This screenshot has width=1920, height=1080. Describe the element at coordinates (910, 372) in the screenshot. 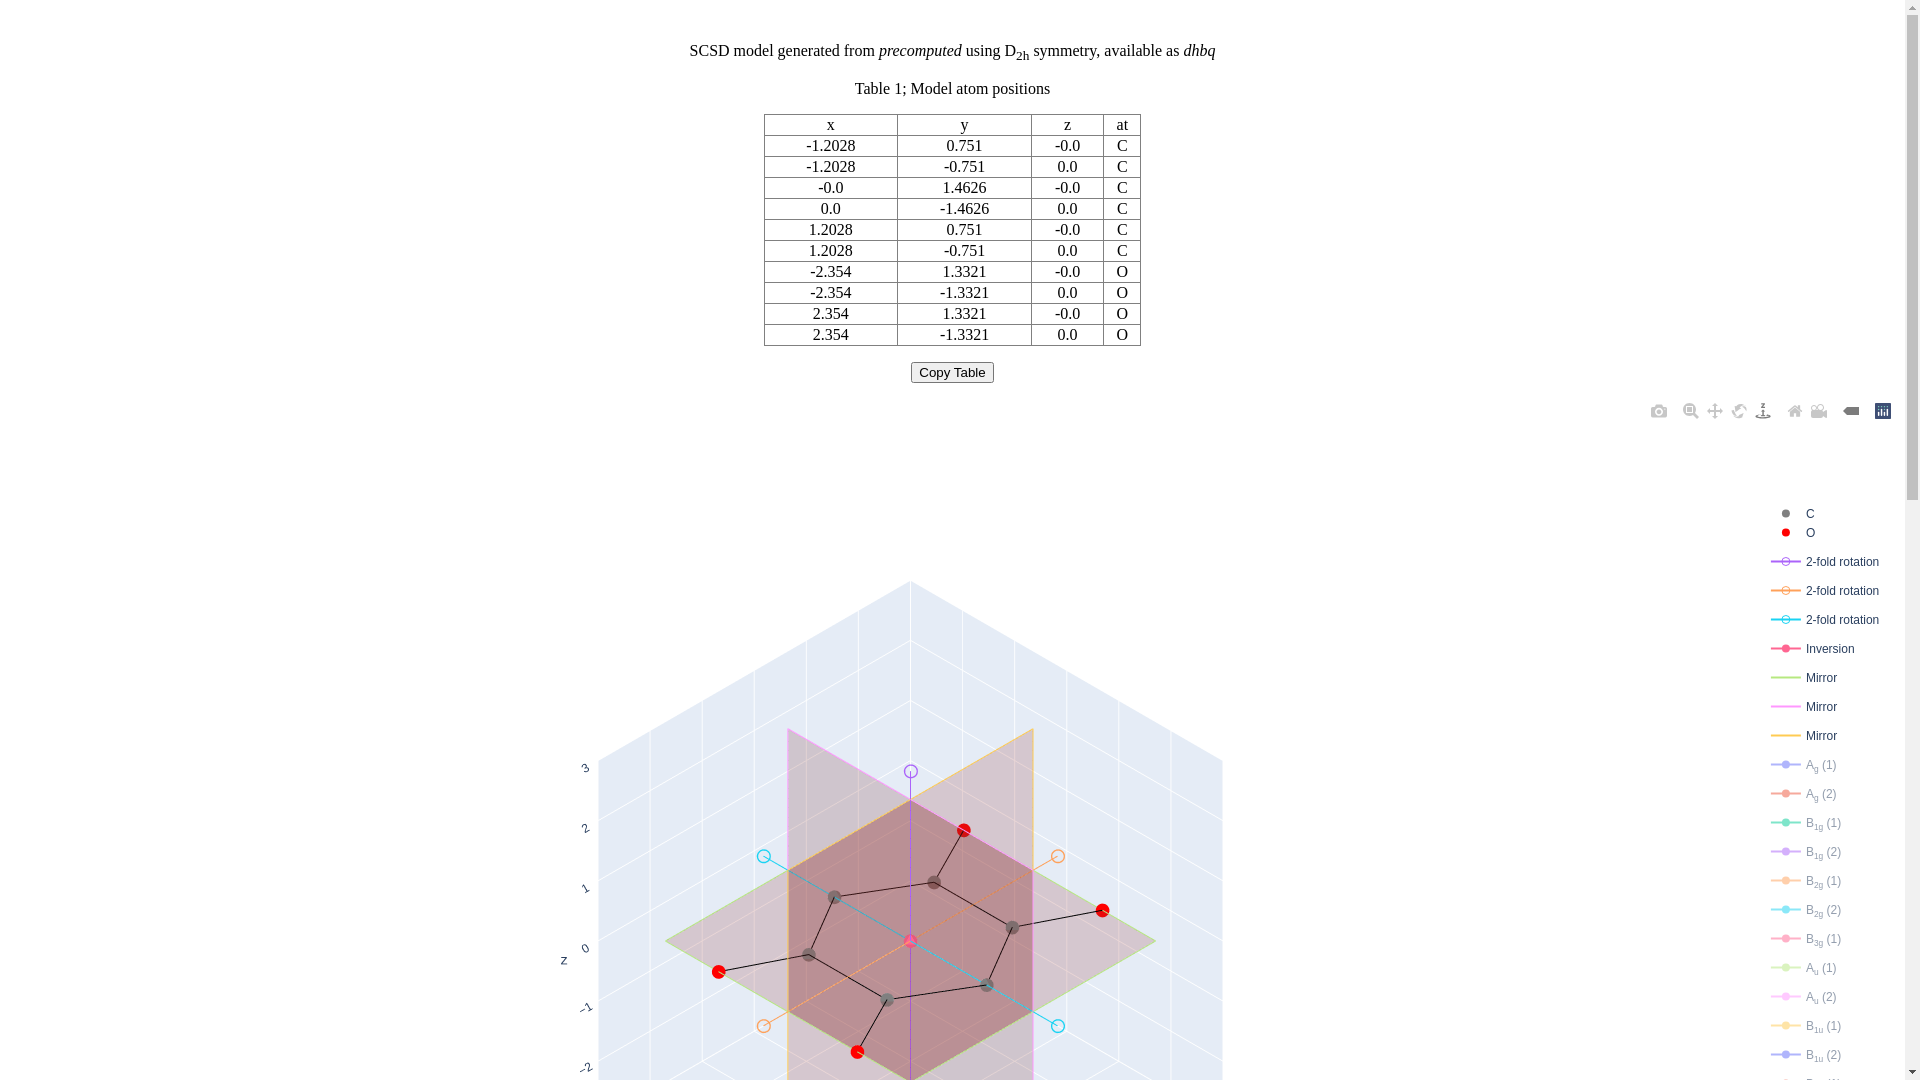

I see `'Copy Table'` at that location.